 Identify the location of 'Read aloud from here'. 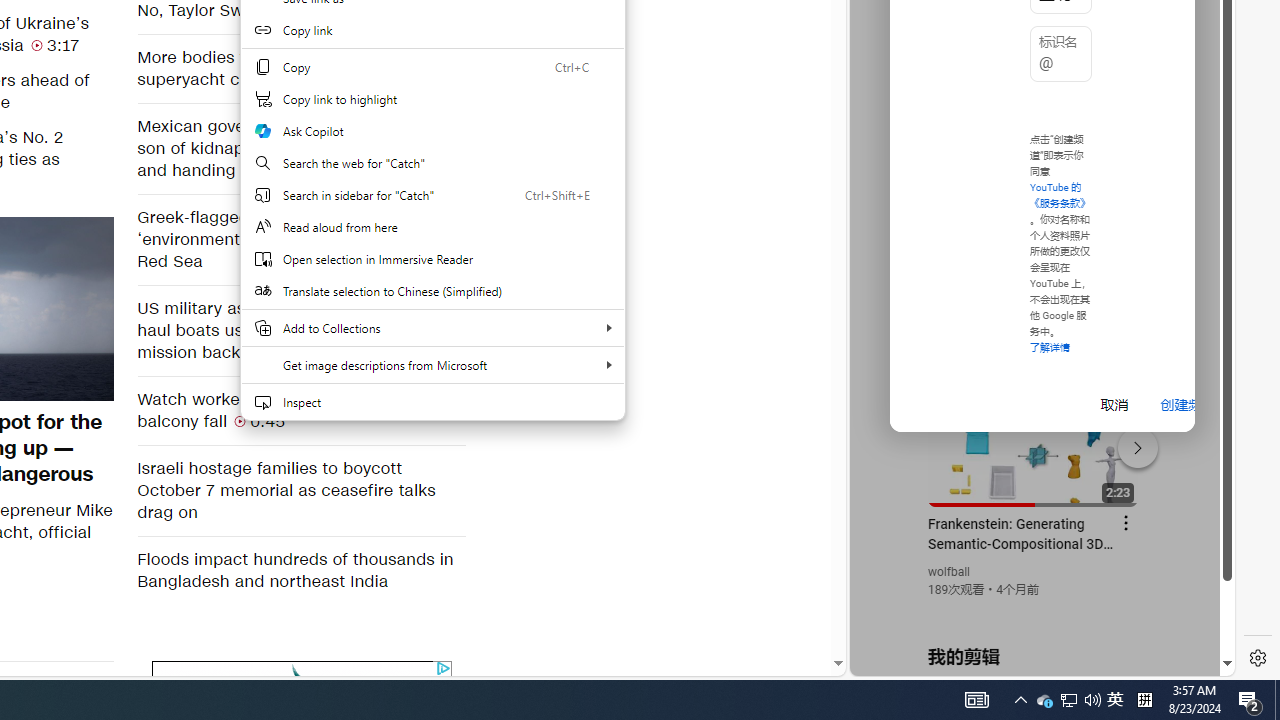
(431, 226).